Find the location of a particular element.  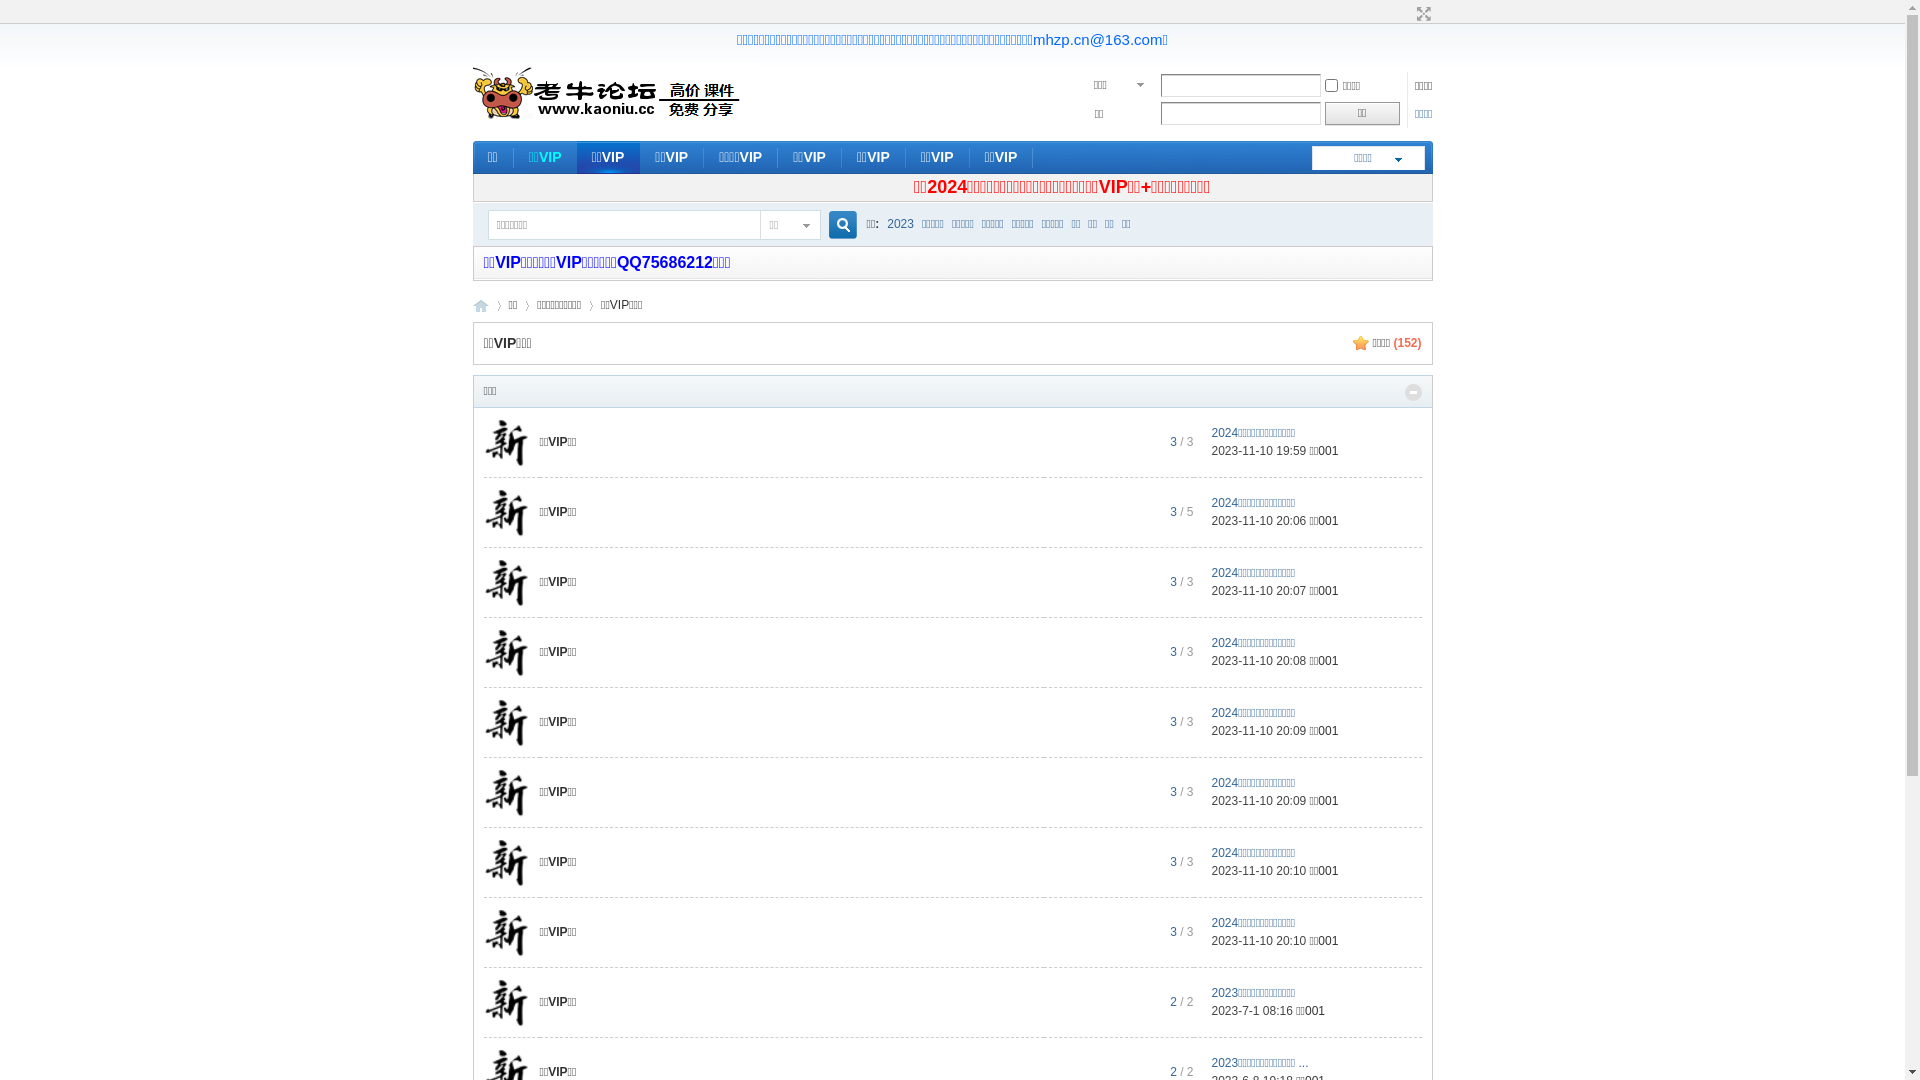

'true' is located at coordinates (820, 225).